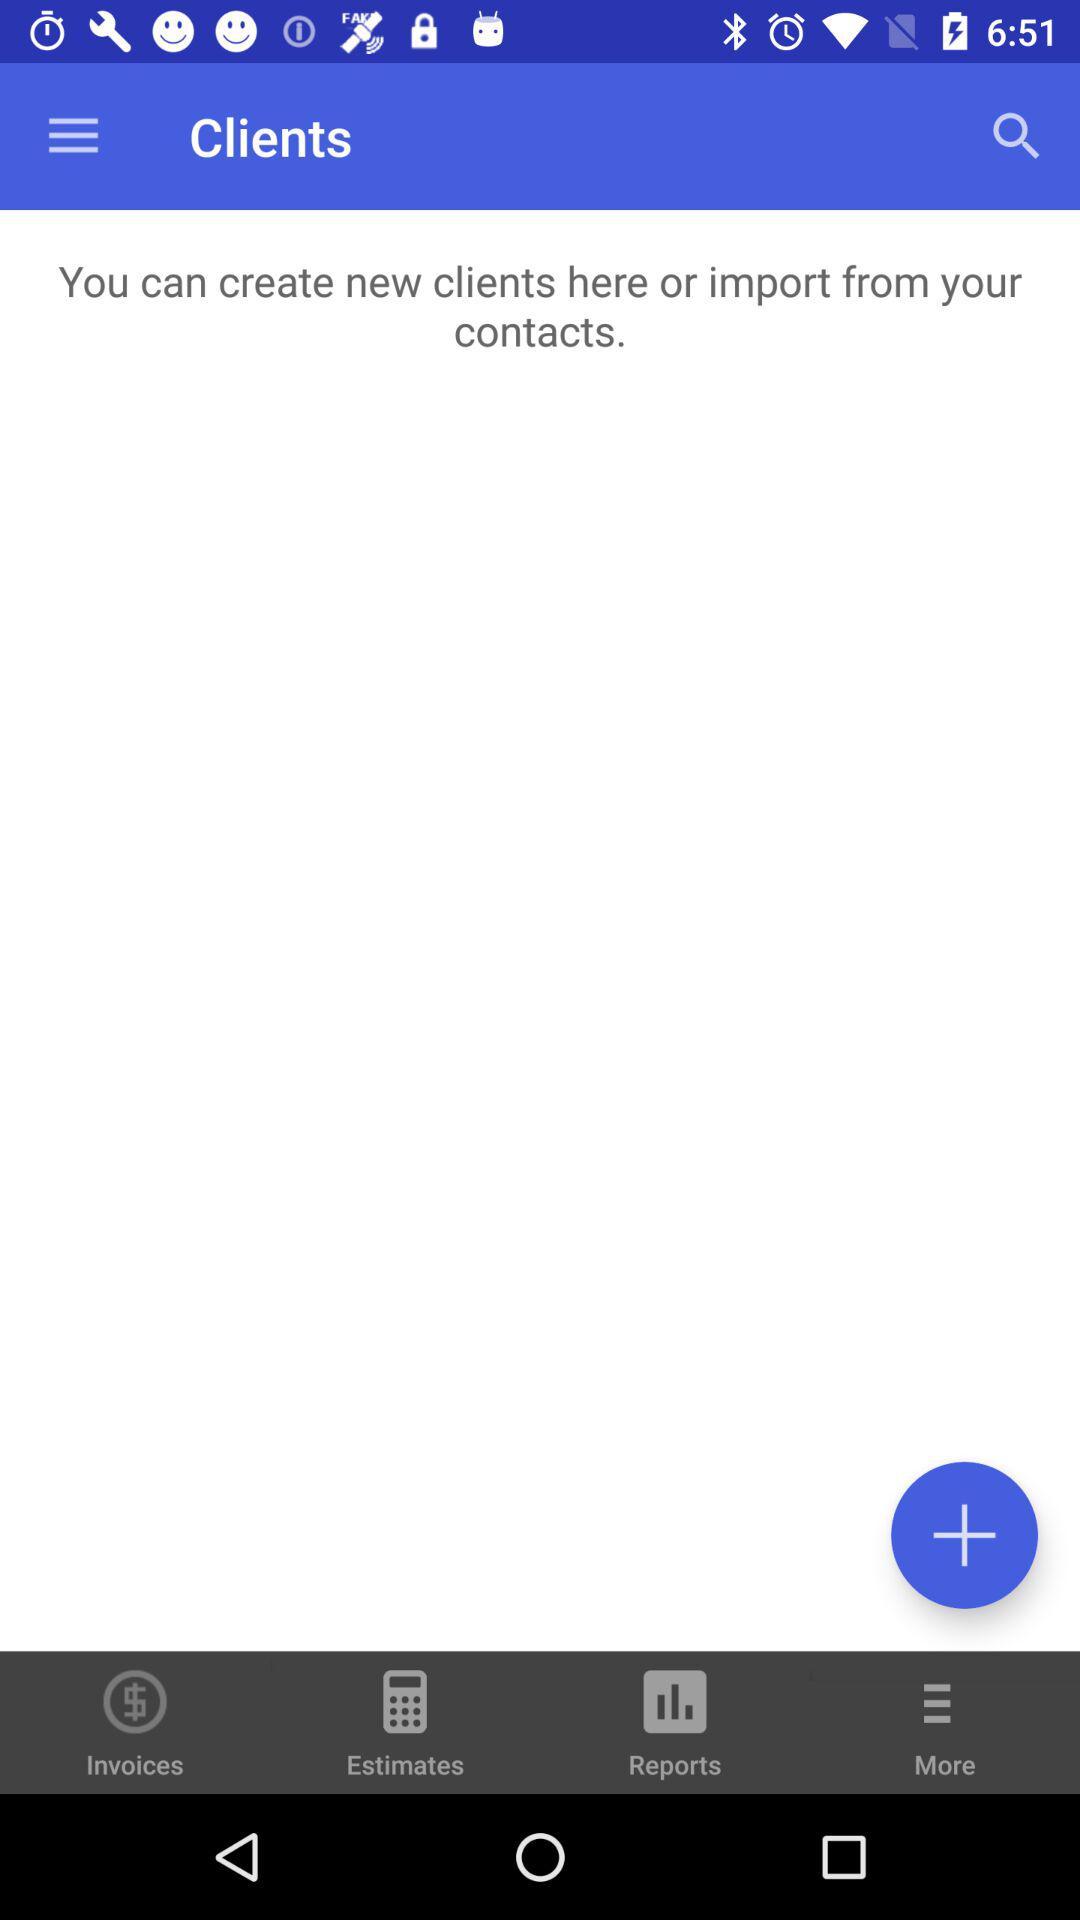  Describe the element at coordinates (1017, 135) in the screenshot. I see `icon to the right of the clients` at that location.